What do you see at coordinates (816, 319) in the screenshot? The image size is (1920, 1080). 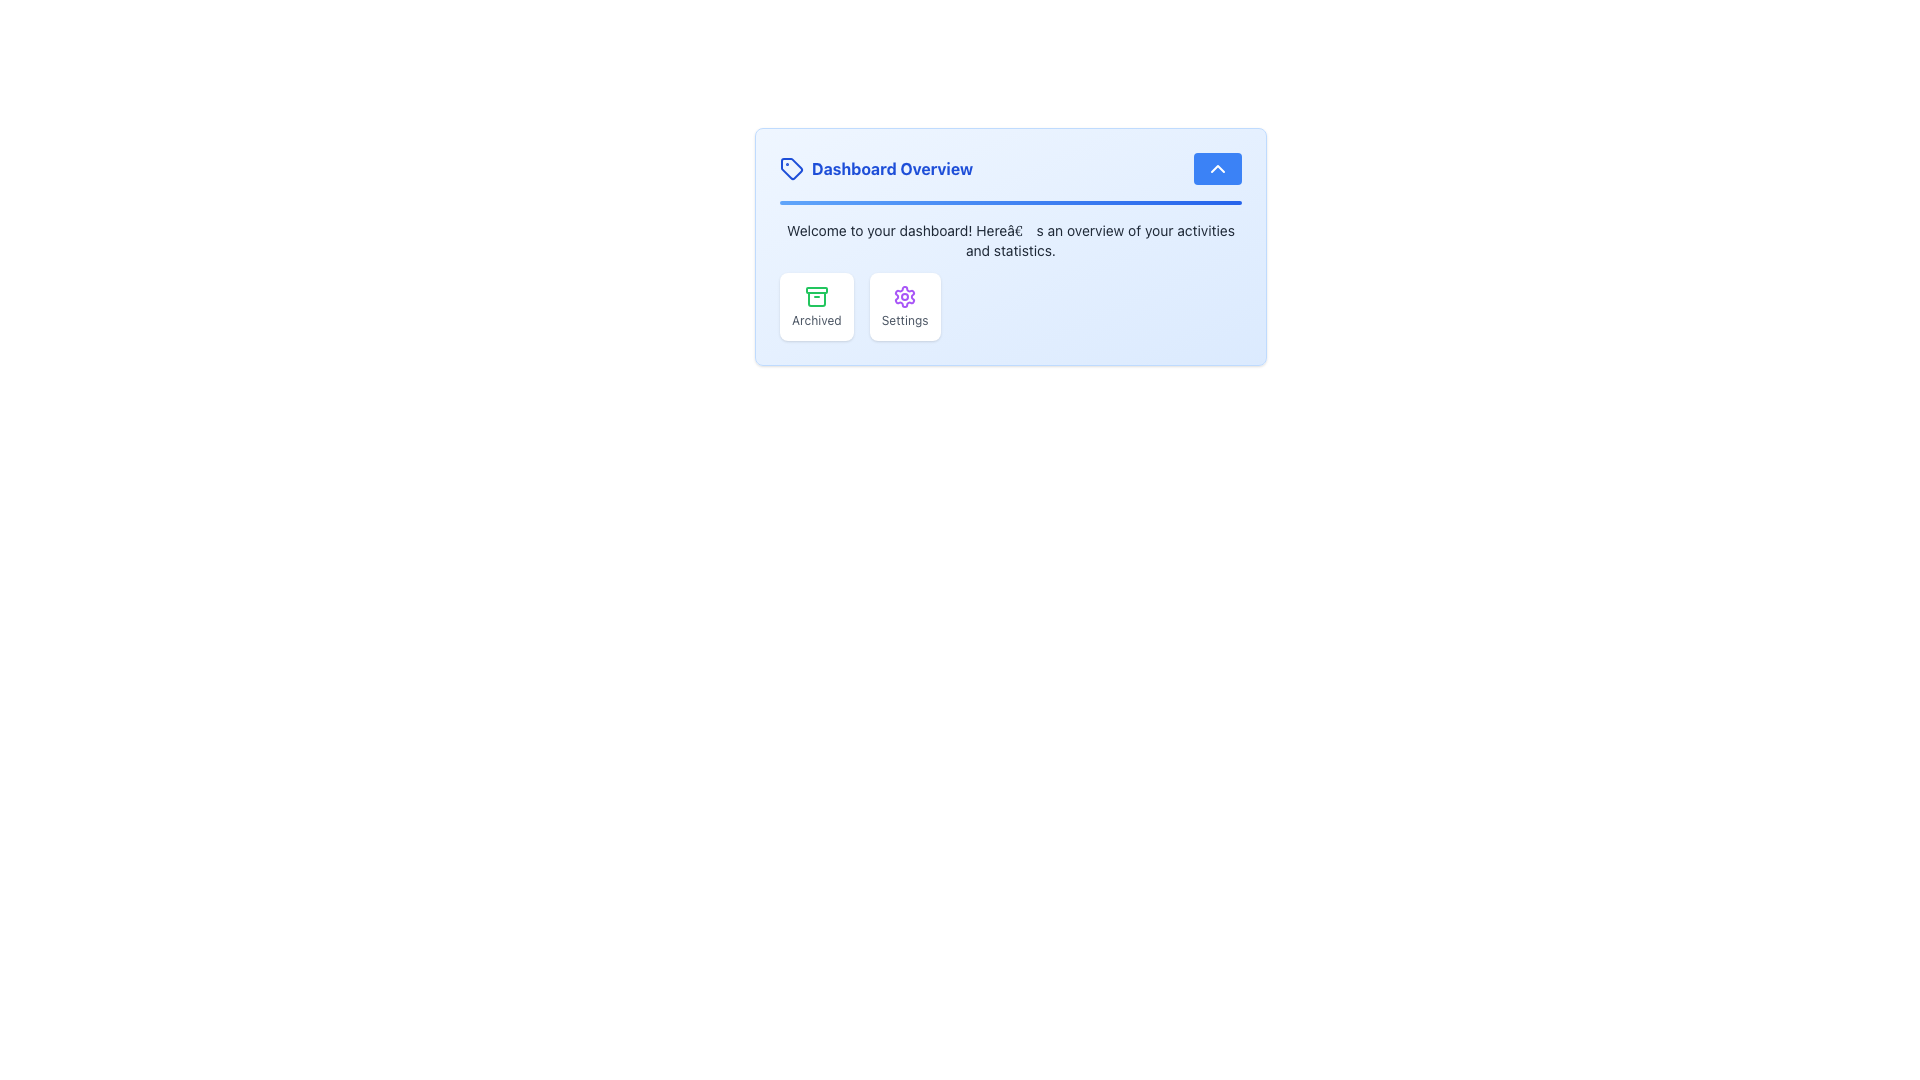 I see `the 'Archived' text label styled in gray color, located below the green archive icon within a rounded white card at the top-left corner of the dashboard area` at bounding box center [816, 319].